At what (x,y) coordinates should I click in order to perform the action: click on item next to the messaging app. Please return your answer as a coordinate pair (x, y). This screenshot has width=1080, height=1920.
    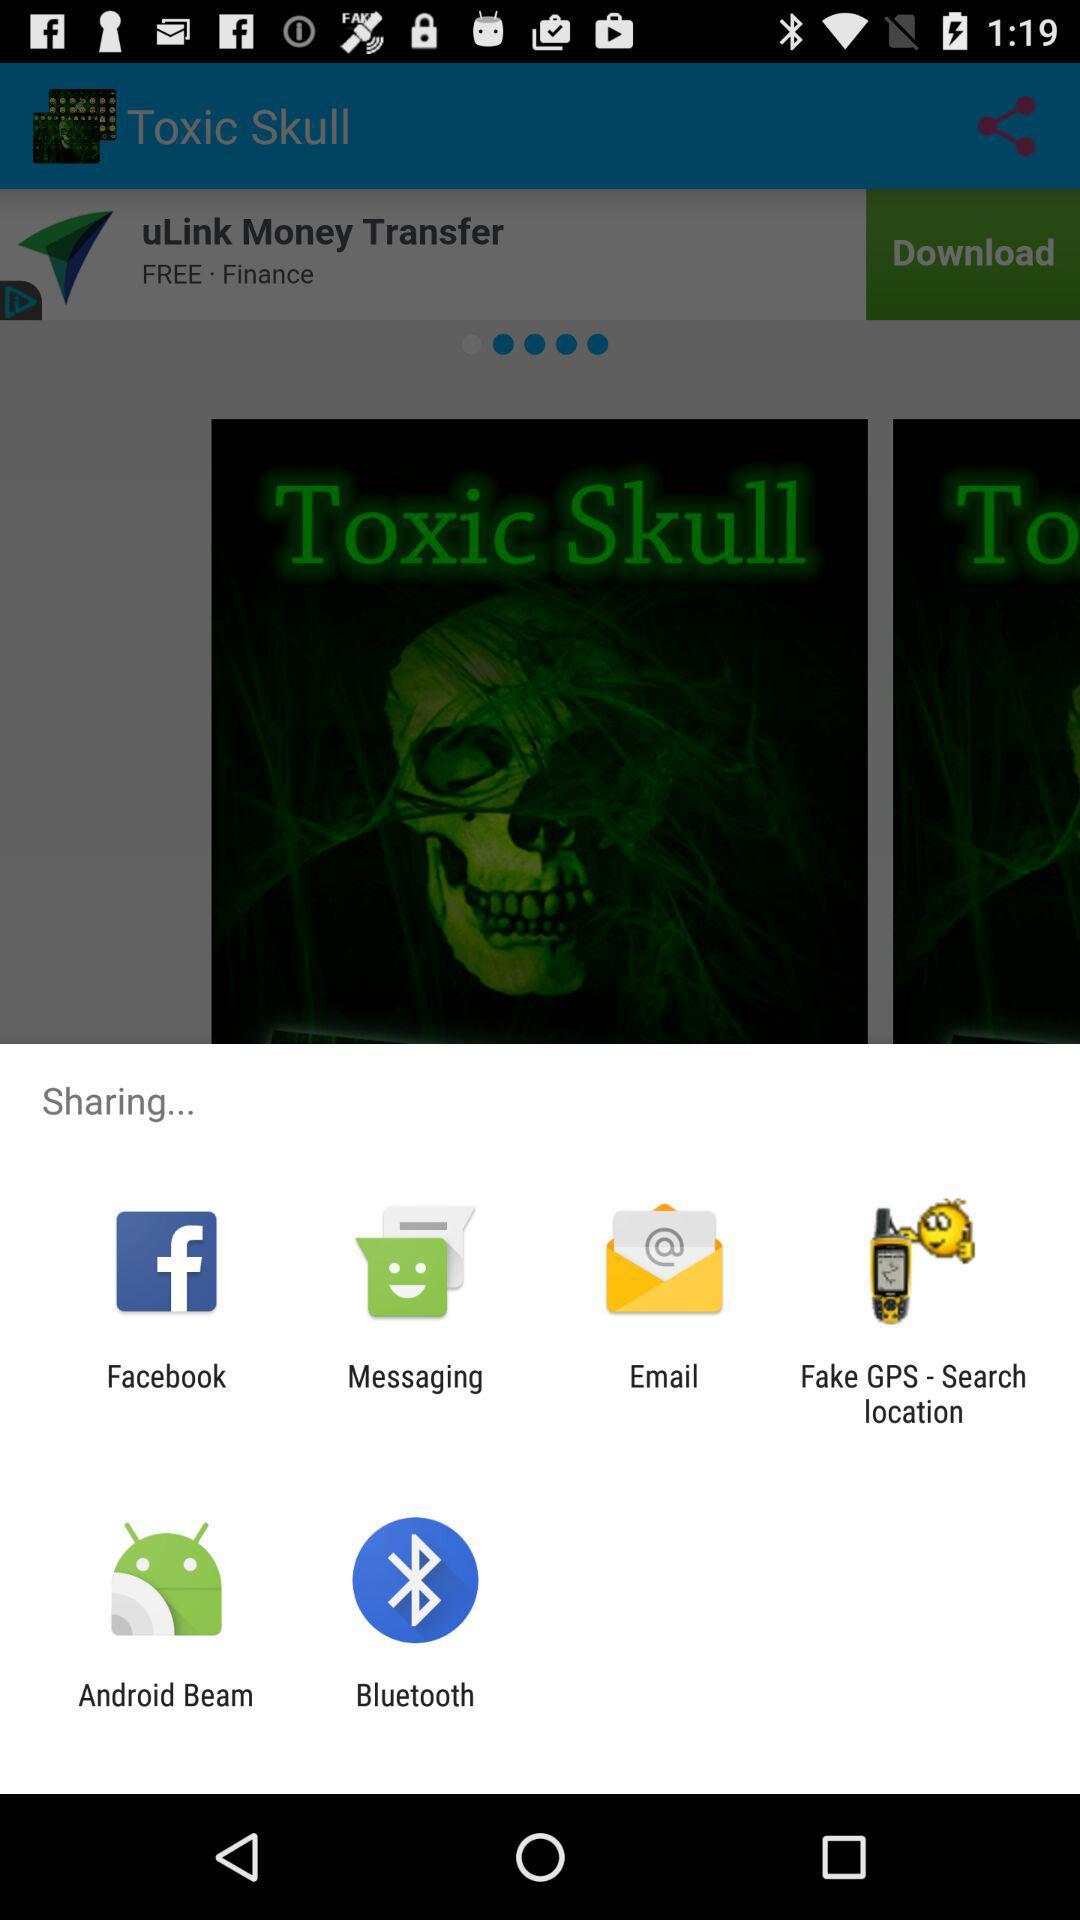
    Looking at the image, I should click on (165, 1392).